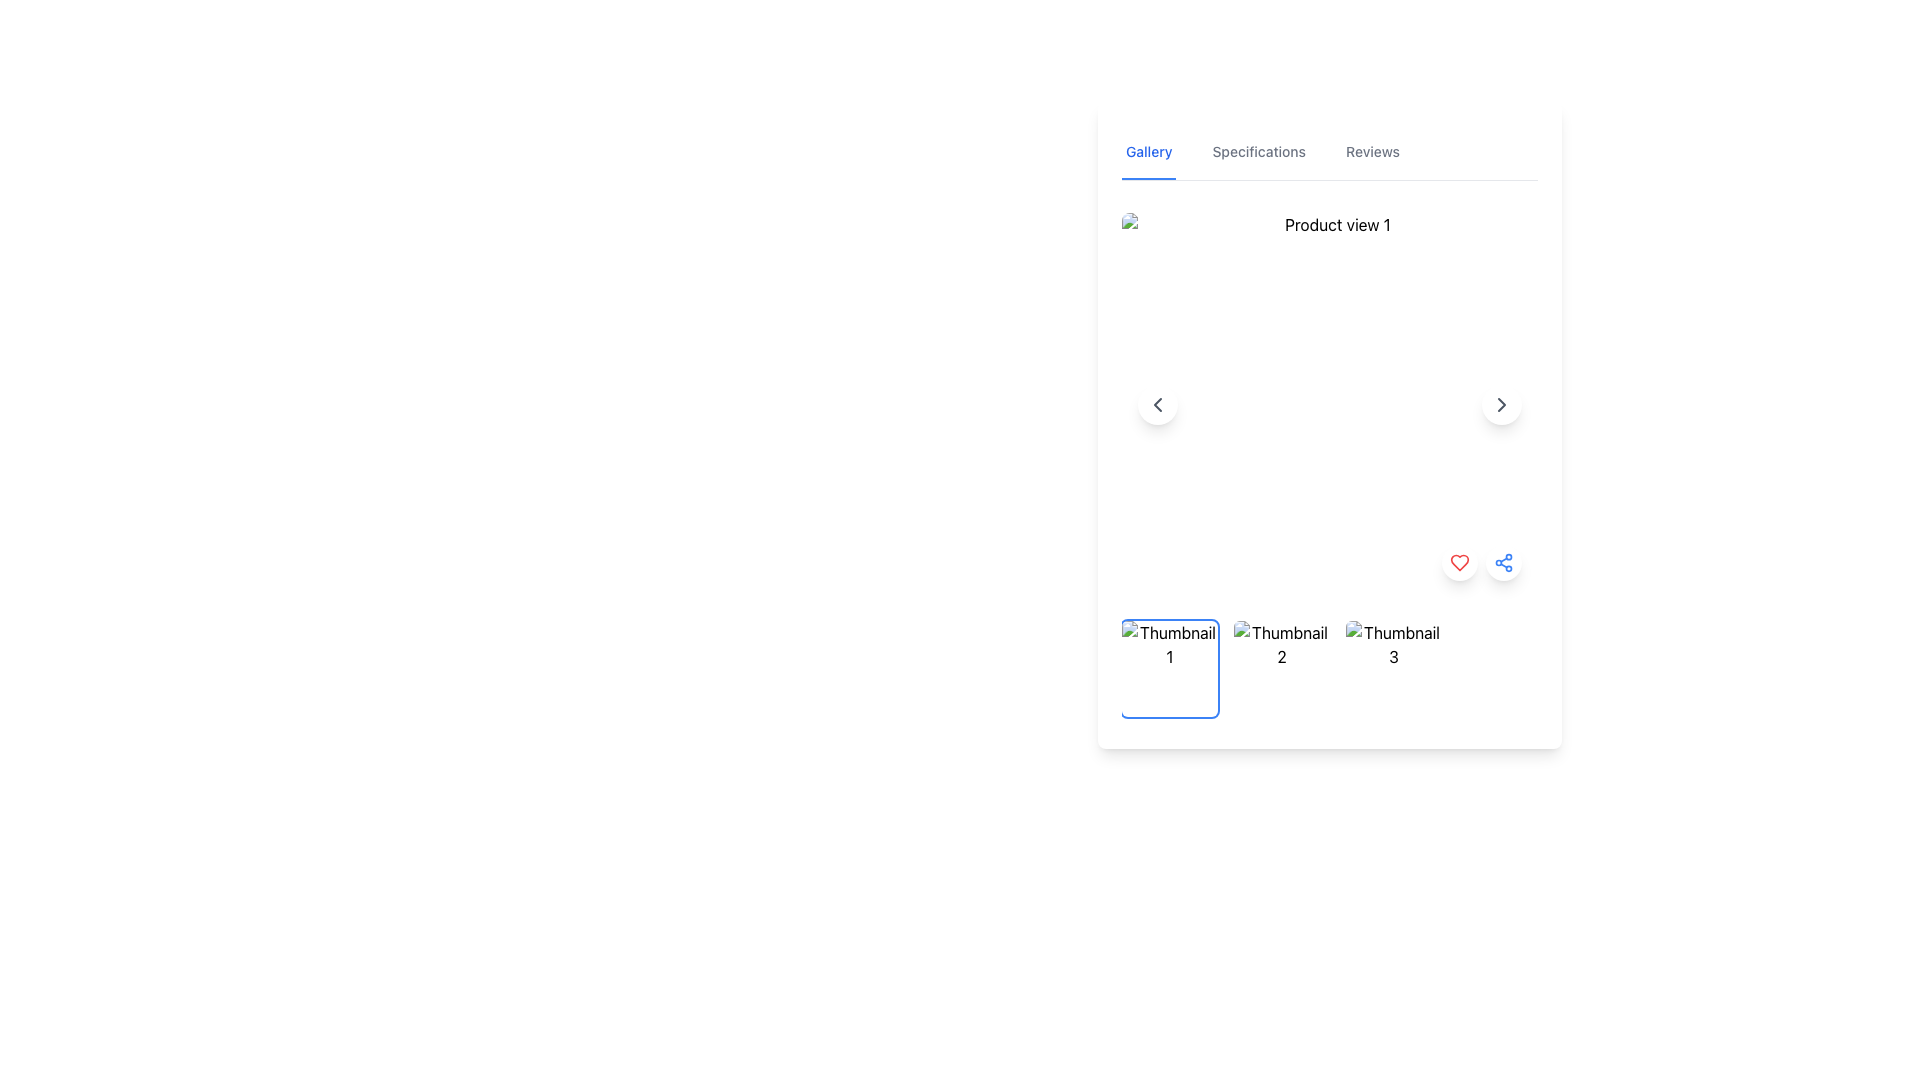  Describe the element at coordinates (1329, 152) in the screenshot. I see `the 'Specifications' tab in the Tab navigation bar` at that location.